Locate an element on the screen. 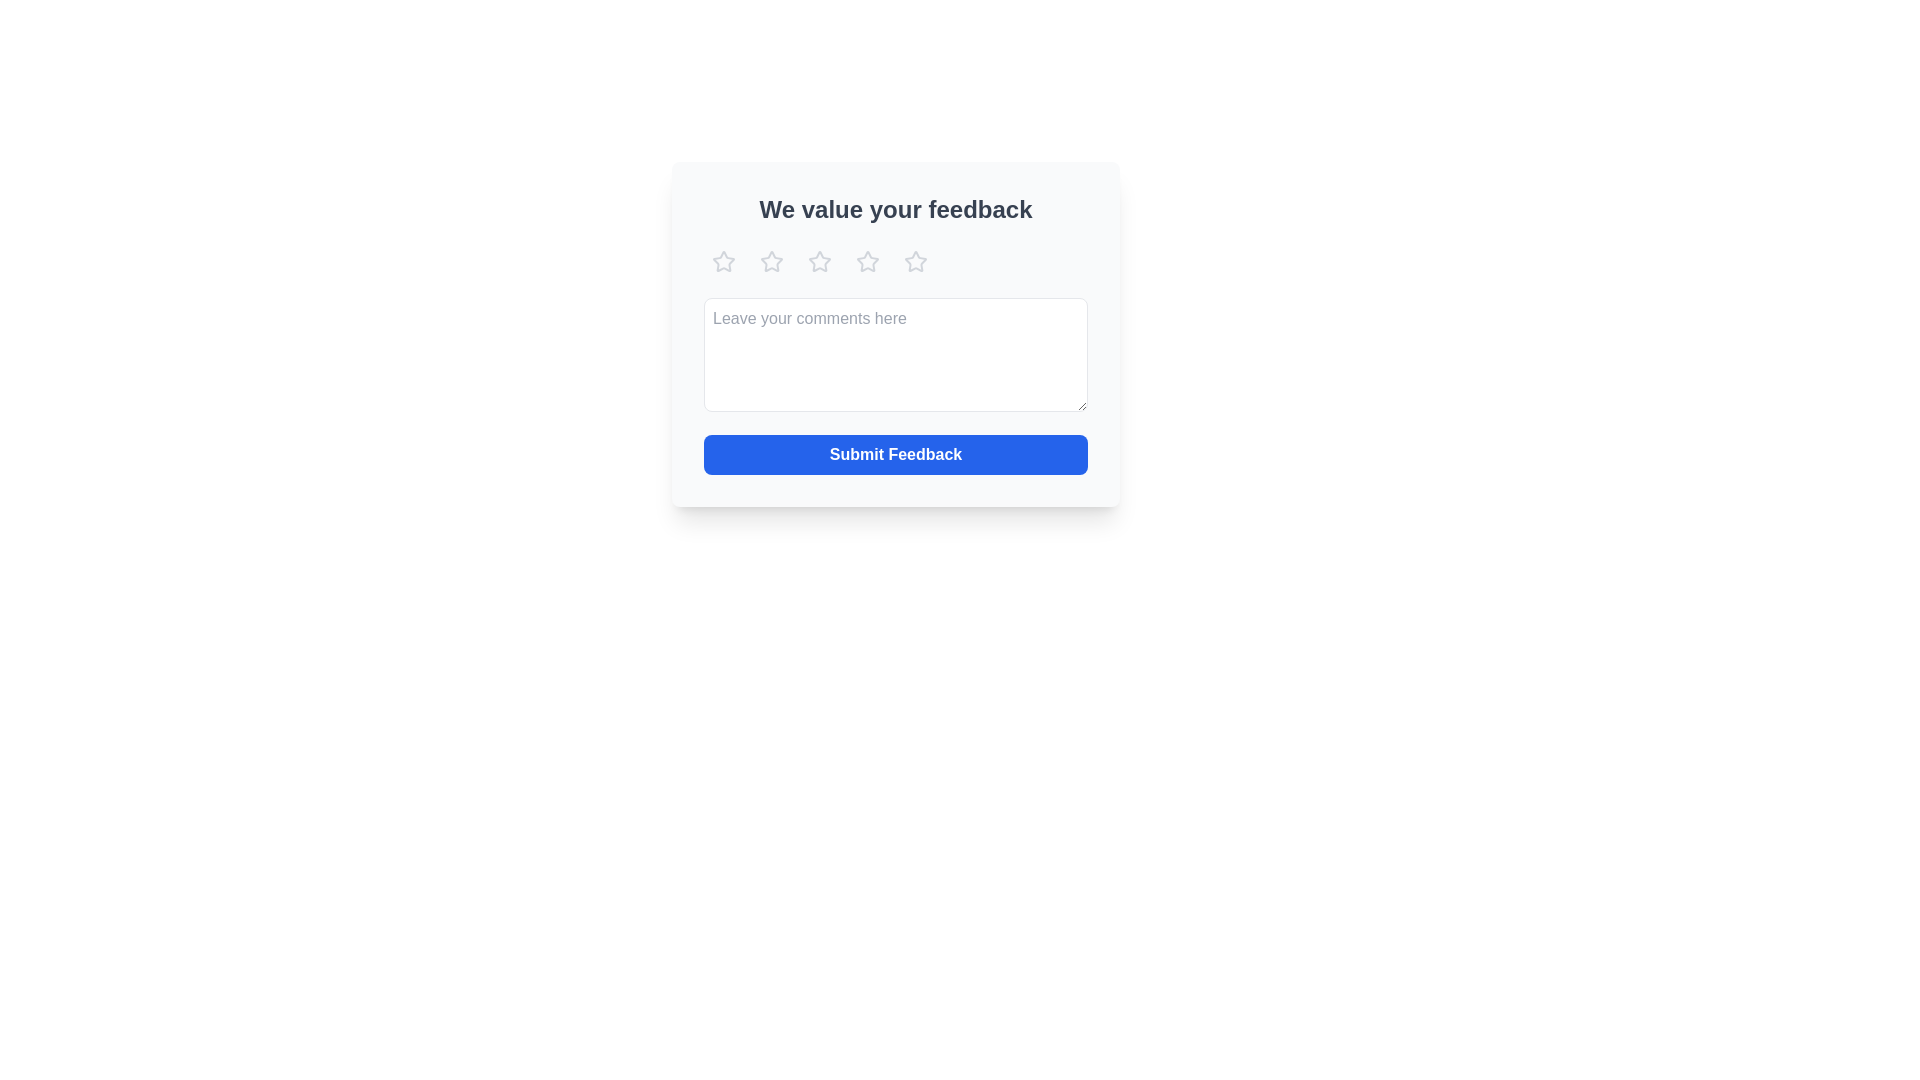 This screenshot has height=1080, width=1920. one of the star icons in the rating component below the heading 'We value your feedback' is located at coordinates (895, 261).